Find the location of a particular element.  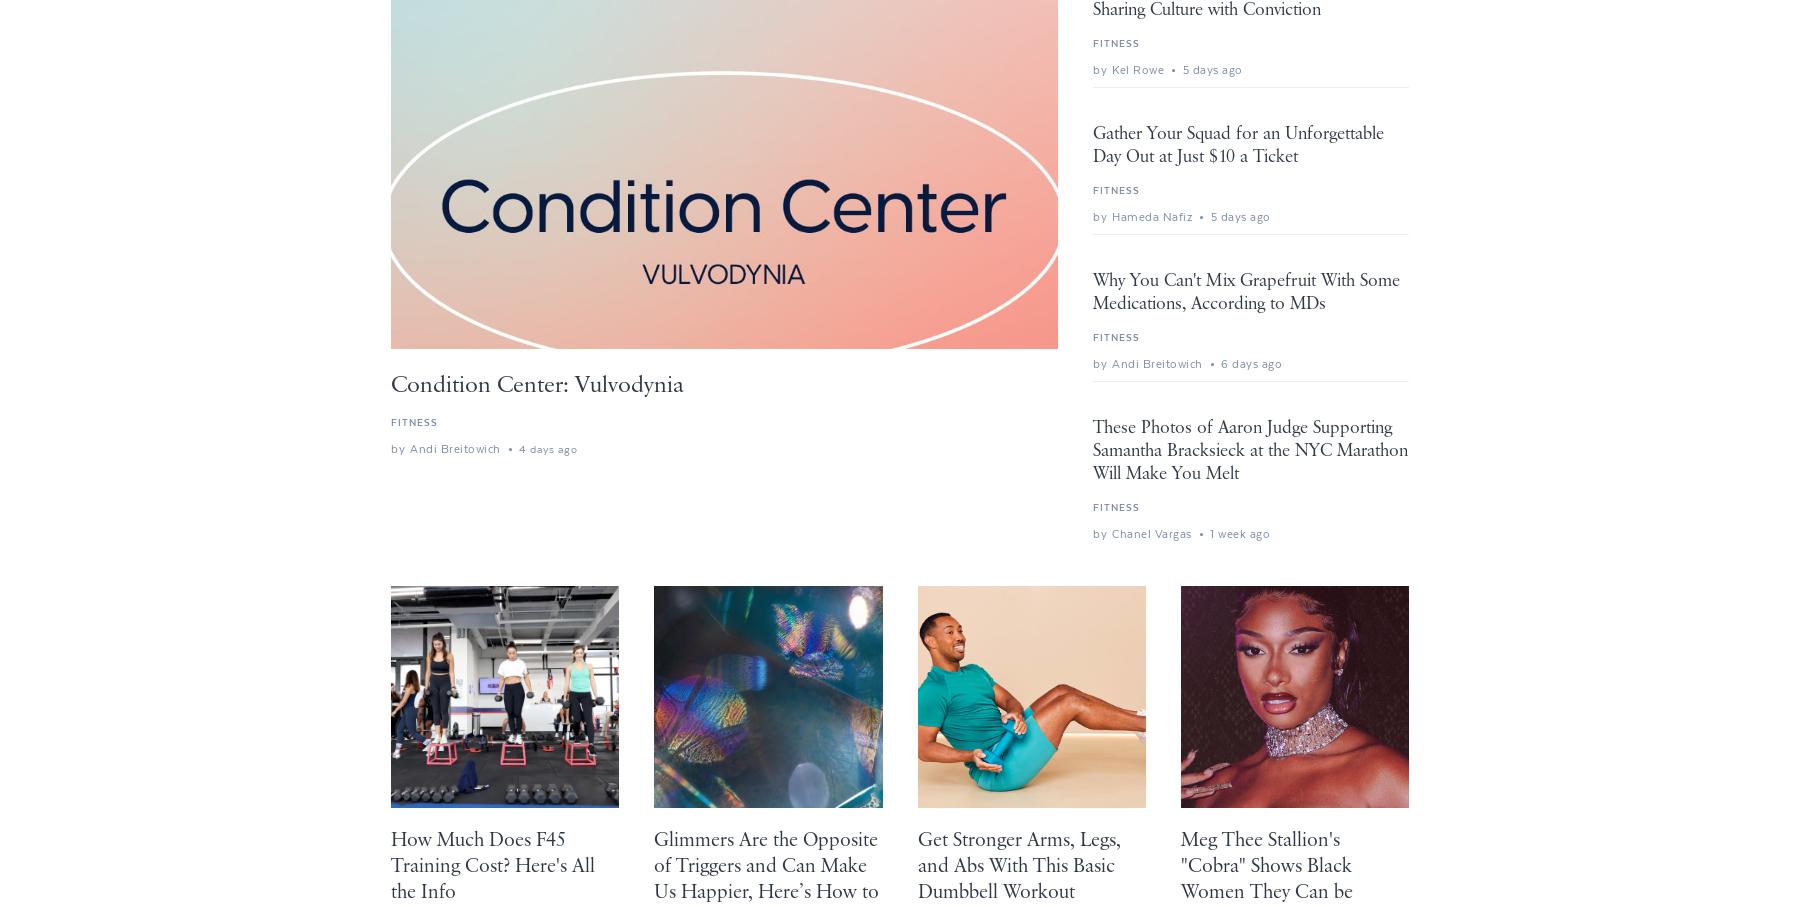

'Why You Can't Mix Grapefruit With Some Medications, According to MDs' is located at coordinates (1246, 292).